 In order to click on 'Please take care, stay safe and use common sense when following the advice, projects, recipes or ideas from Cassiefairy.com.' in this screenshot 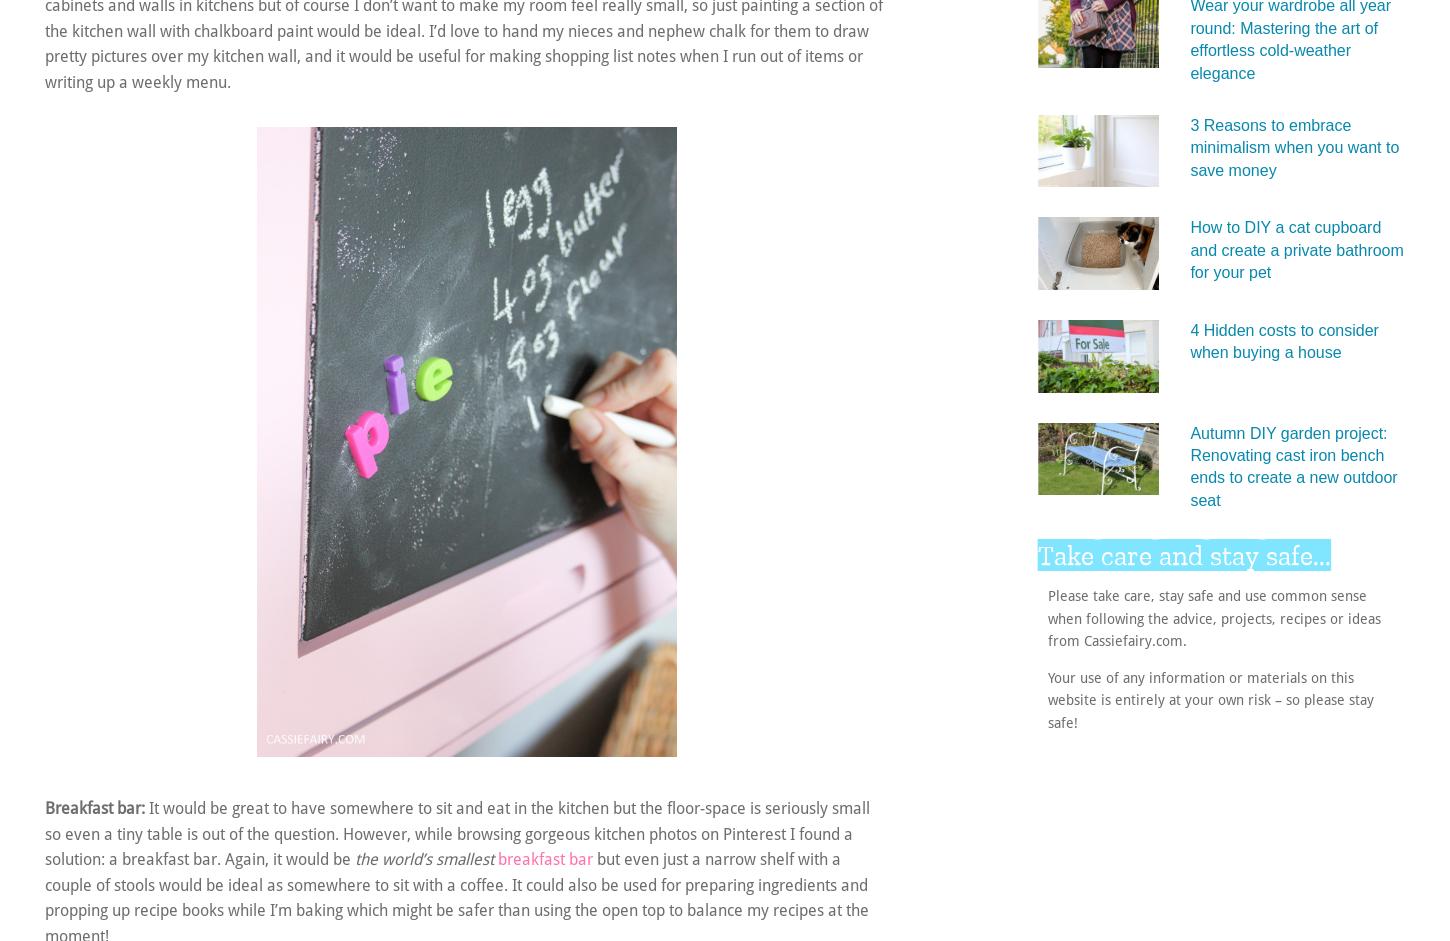, I will do `click(1048, 617)`.